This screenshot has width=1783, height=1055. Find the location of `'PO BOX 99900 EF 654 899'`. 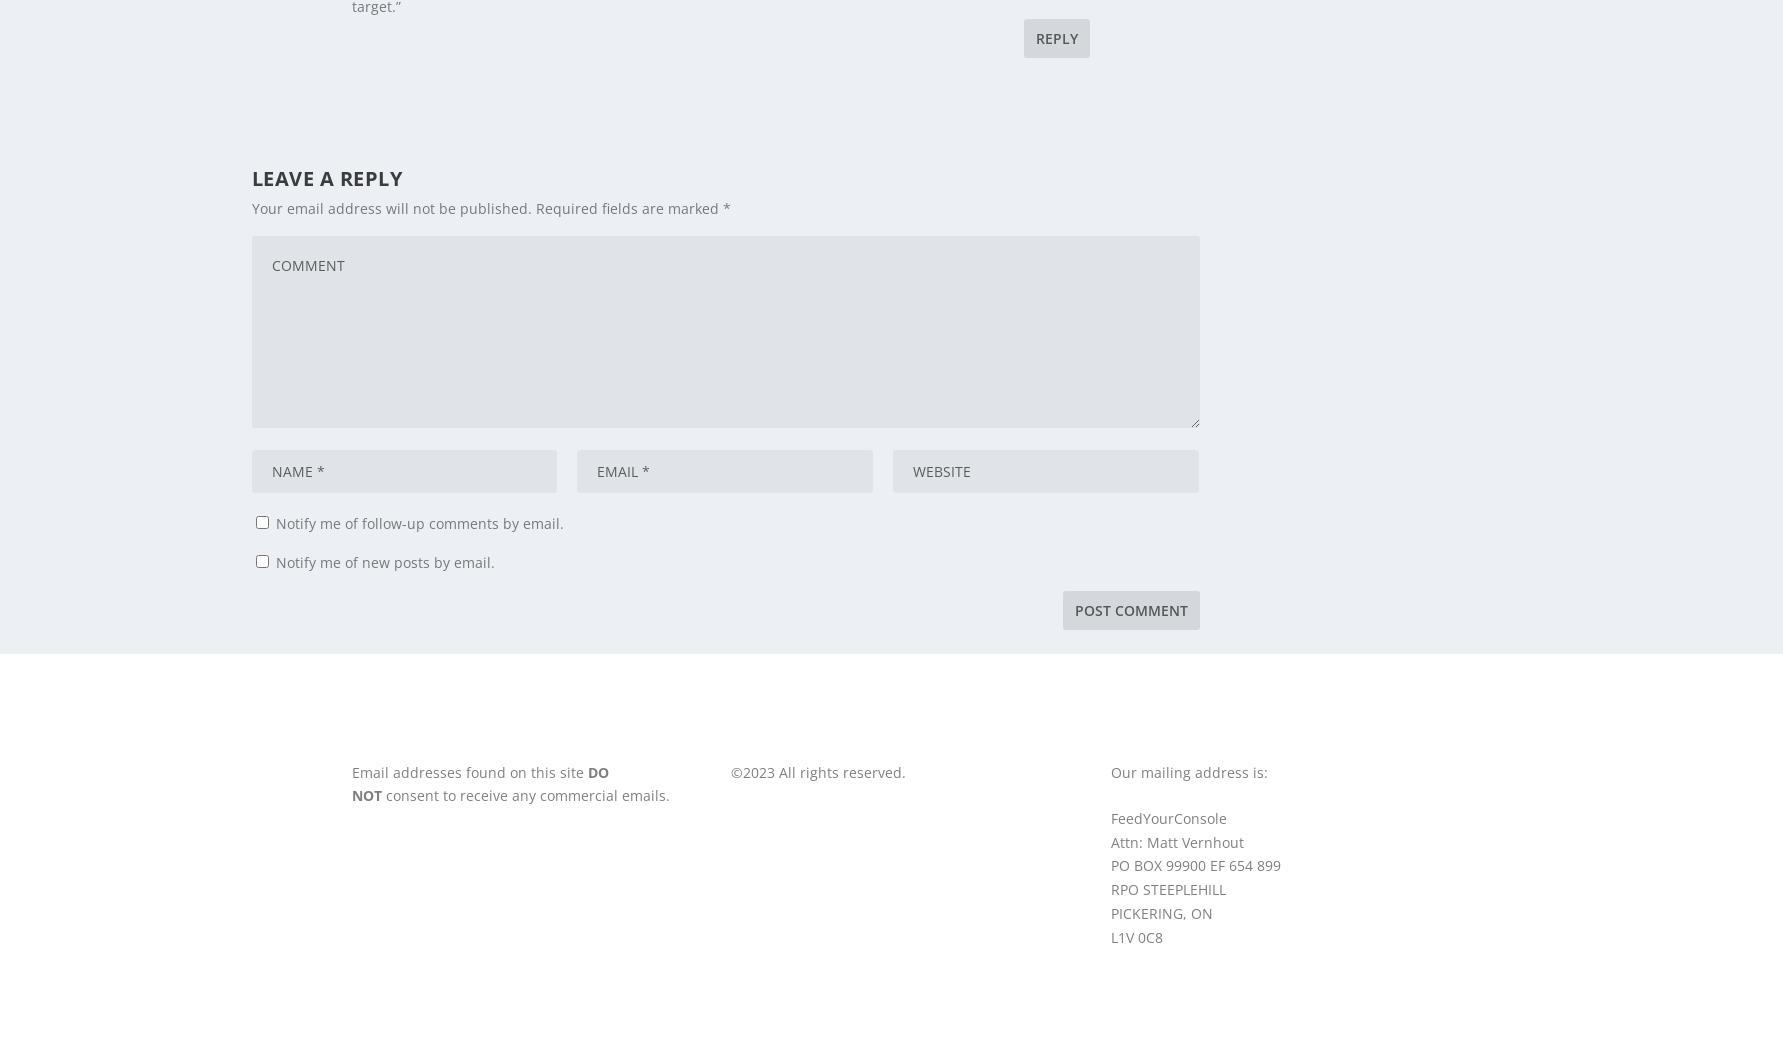

'PO BOX 99900 EF 654 899' is located at coordinates (1196, 865).